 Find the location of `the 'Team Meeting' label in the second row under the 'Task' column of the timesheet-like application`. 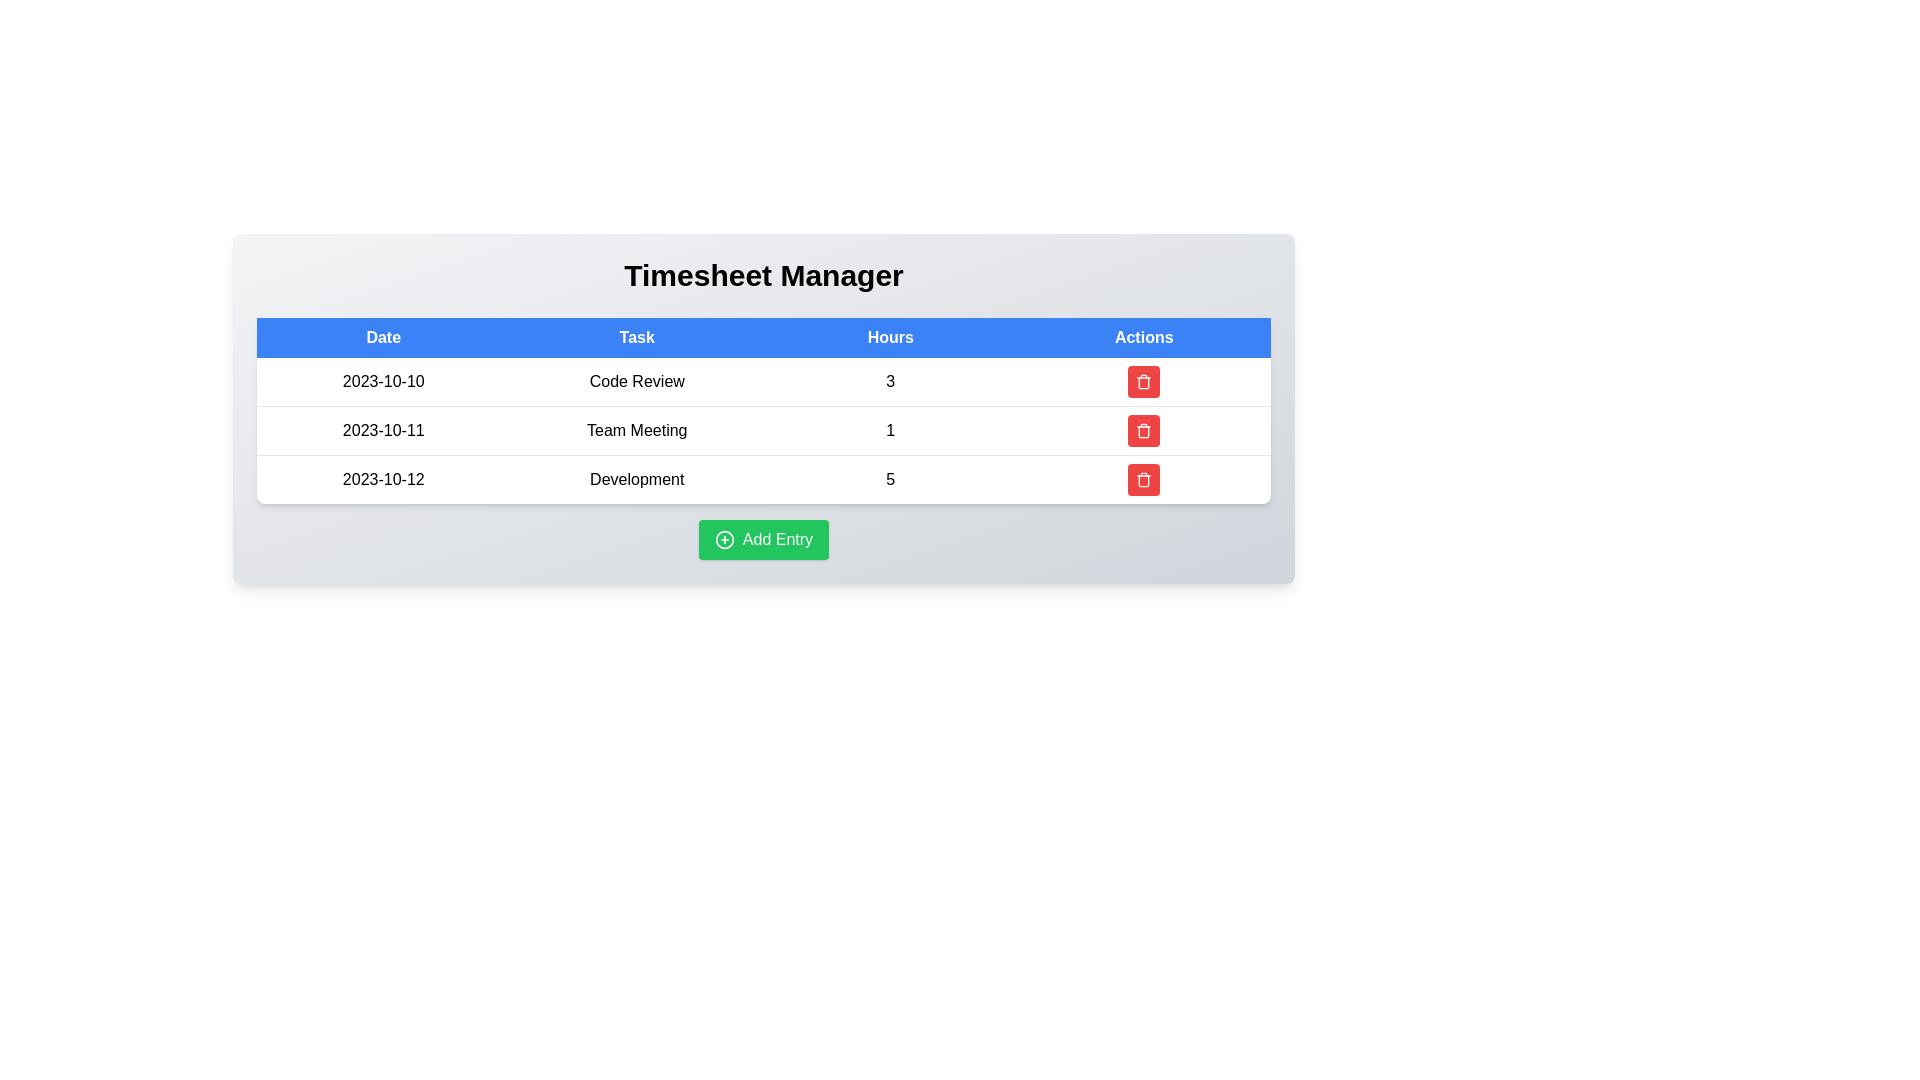

the 'Team Meeting' label in the second row under the 'Task' column of the timesheet-like application is located at coordinates (636, 430).